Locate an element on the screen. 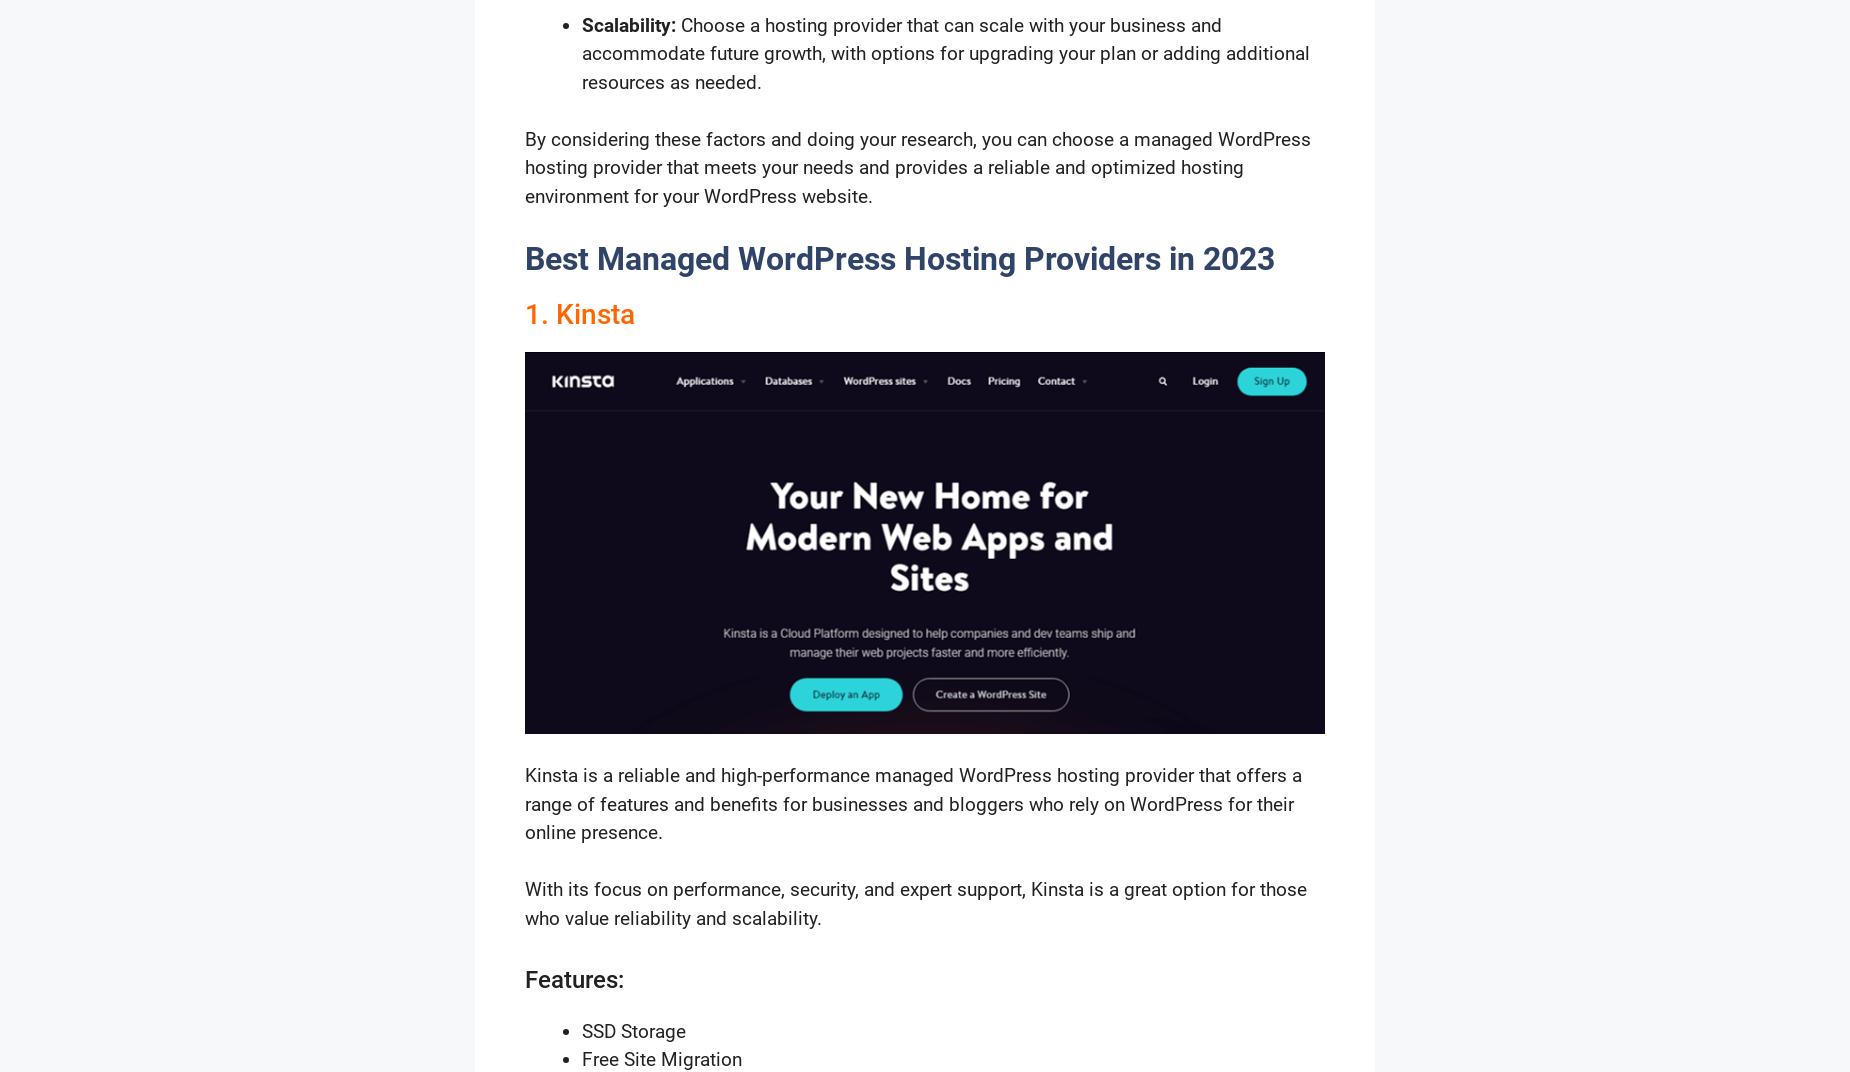 The image size is (1850, 1072). 'Kinsta is a reliable and high-performance managed WordPress hosting provider that offers a range of features and benefits for businesses and bloggers who rely on WordPress for their online presence.' is located at coordinates (913, 804).